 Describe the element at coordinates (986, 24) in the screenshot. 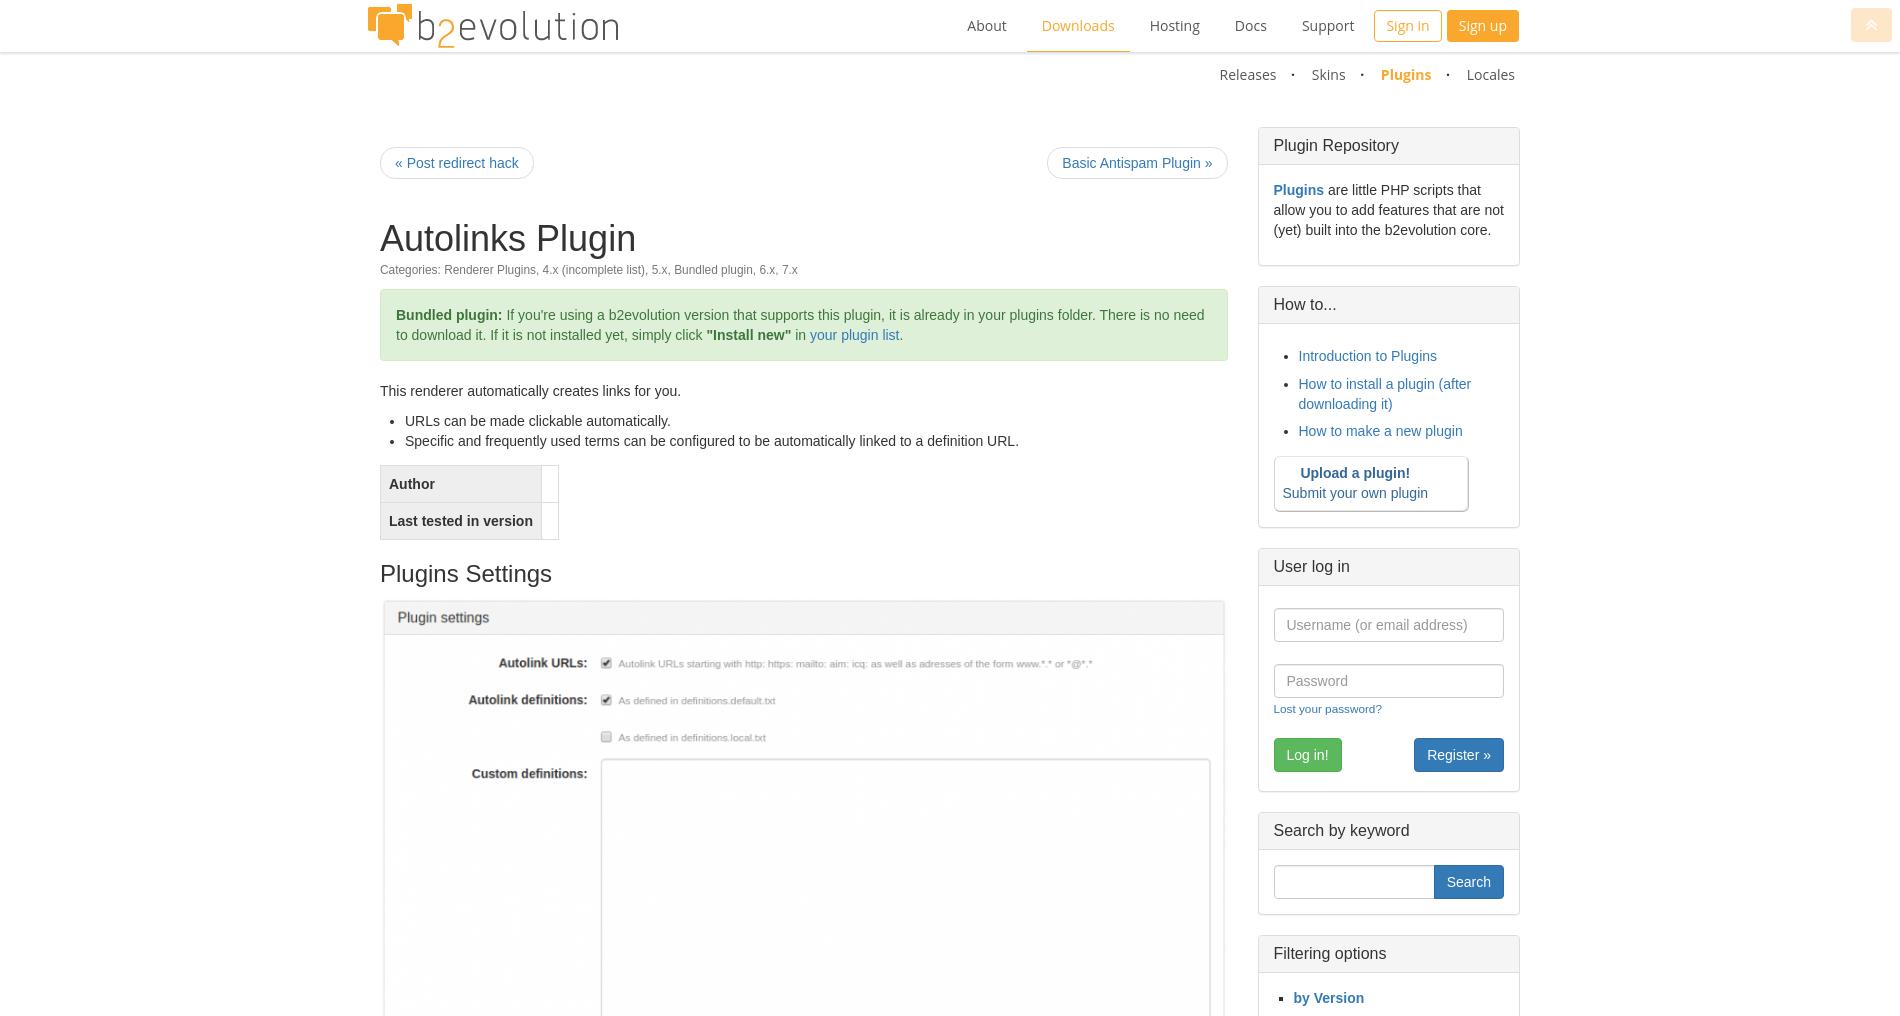

I see `'About'` at that location.